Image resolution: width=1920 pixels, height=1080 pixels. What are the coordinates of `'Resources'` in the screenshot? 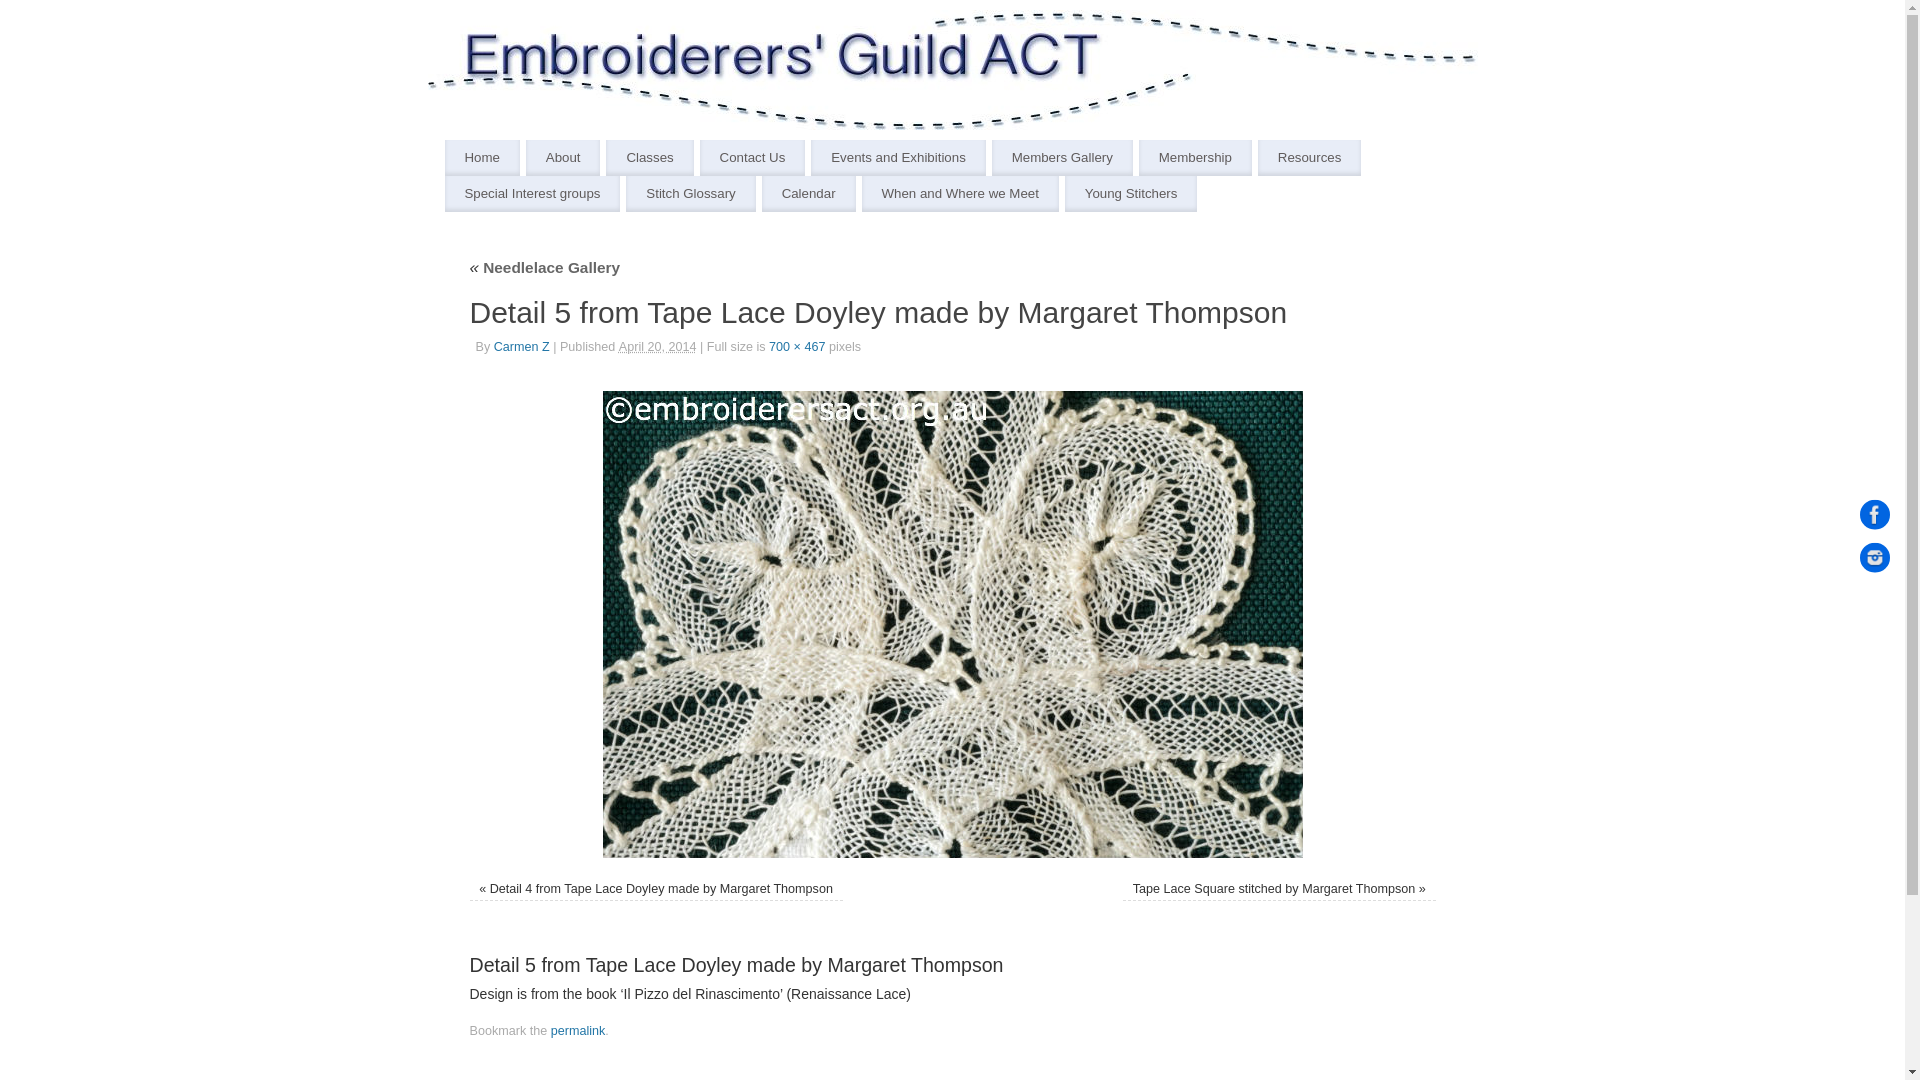 It's located at (1309, 157).